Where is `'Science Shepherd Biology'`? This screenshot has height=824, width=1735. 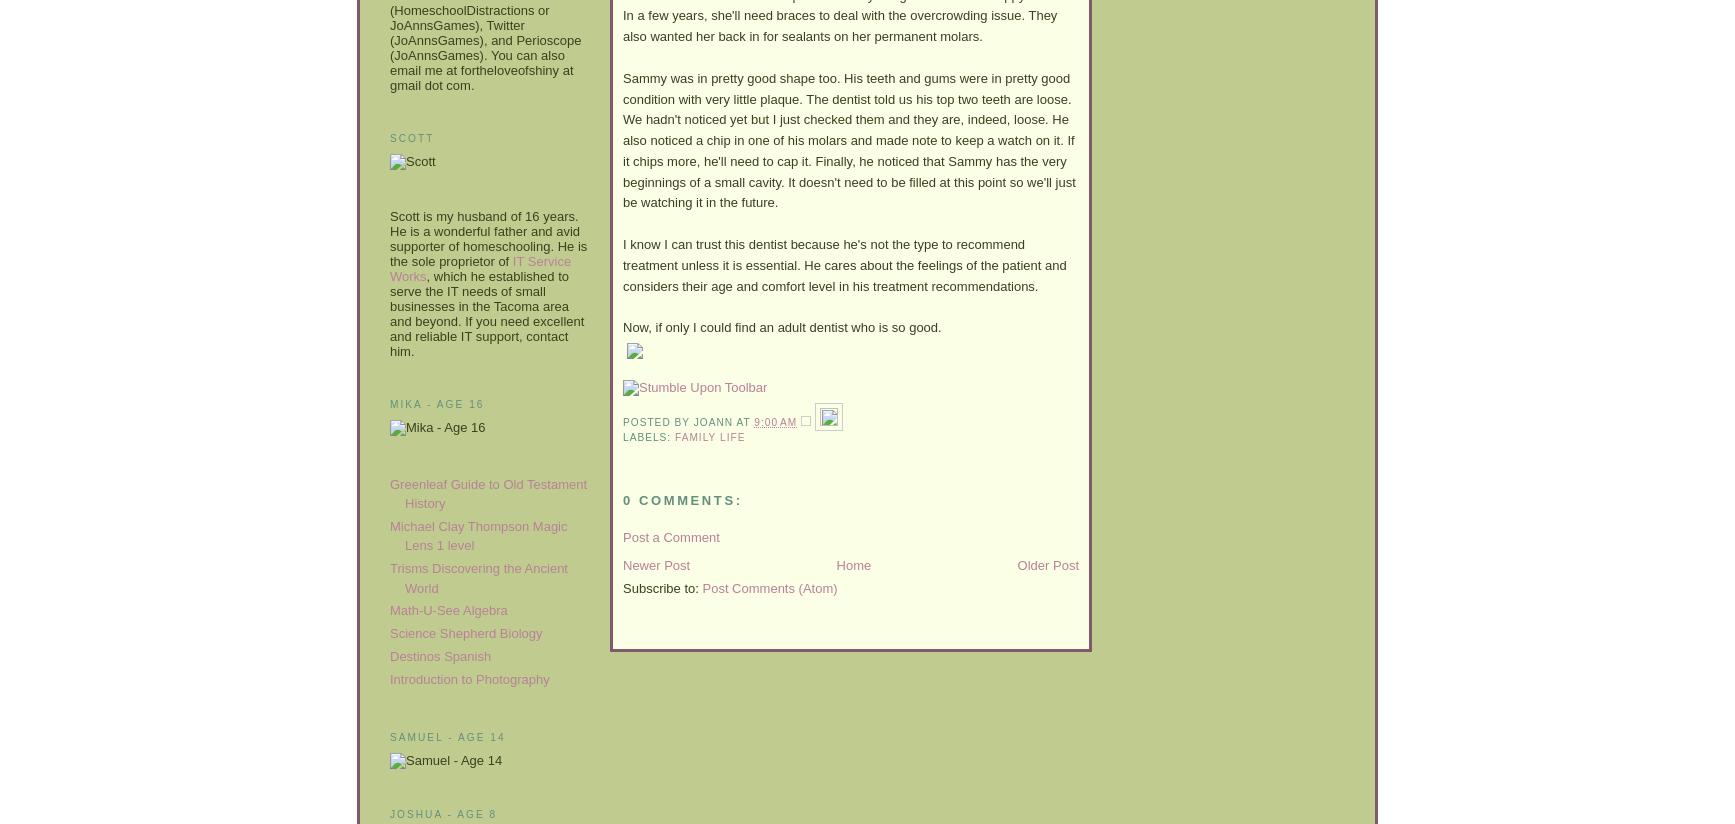
'Science Shepherd Biology' is located at coordinates (466, 632).